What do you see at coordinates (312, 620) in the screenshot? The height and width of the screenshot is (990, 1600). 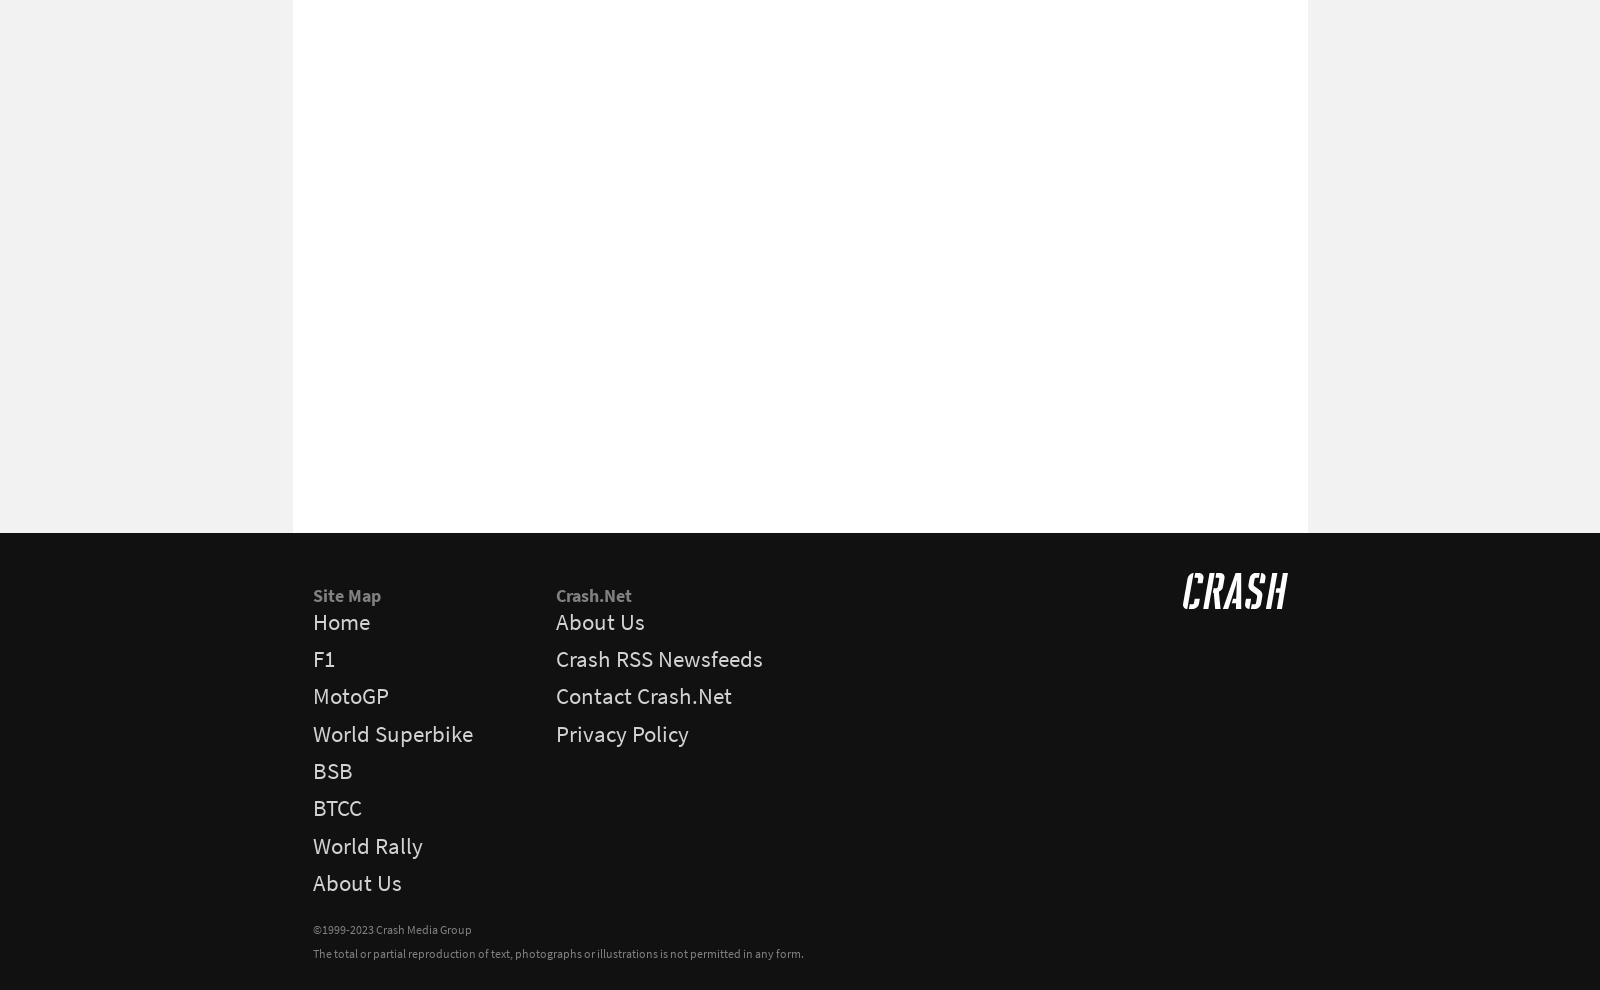 I see `'Home'` at bounding box center [312, 620].